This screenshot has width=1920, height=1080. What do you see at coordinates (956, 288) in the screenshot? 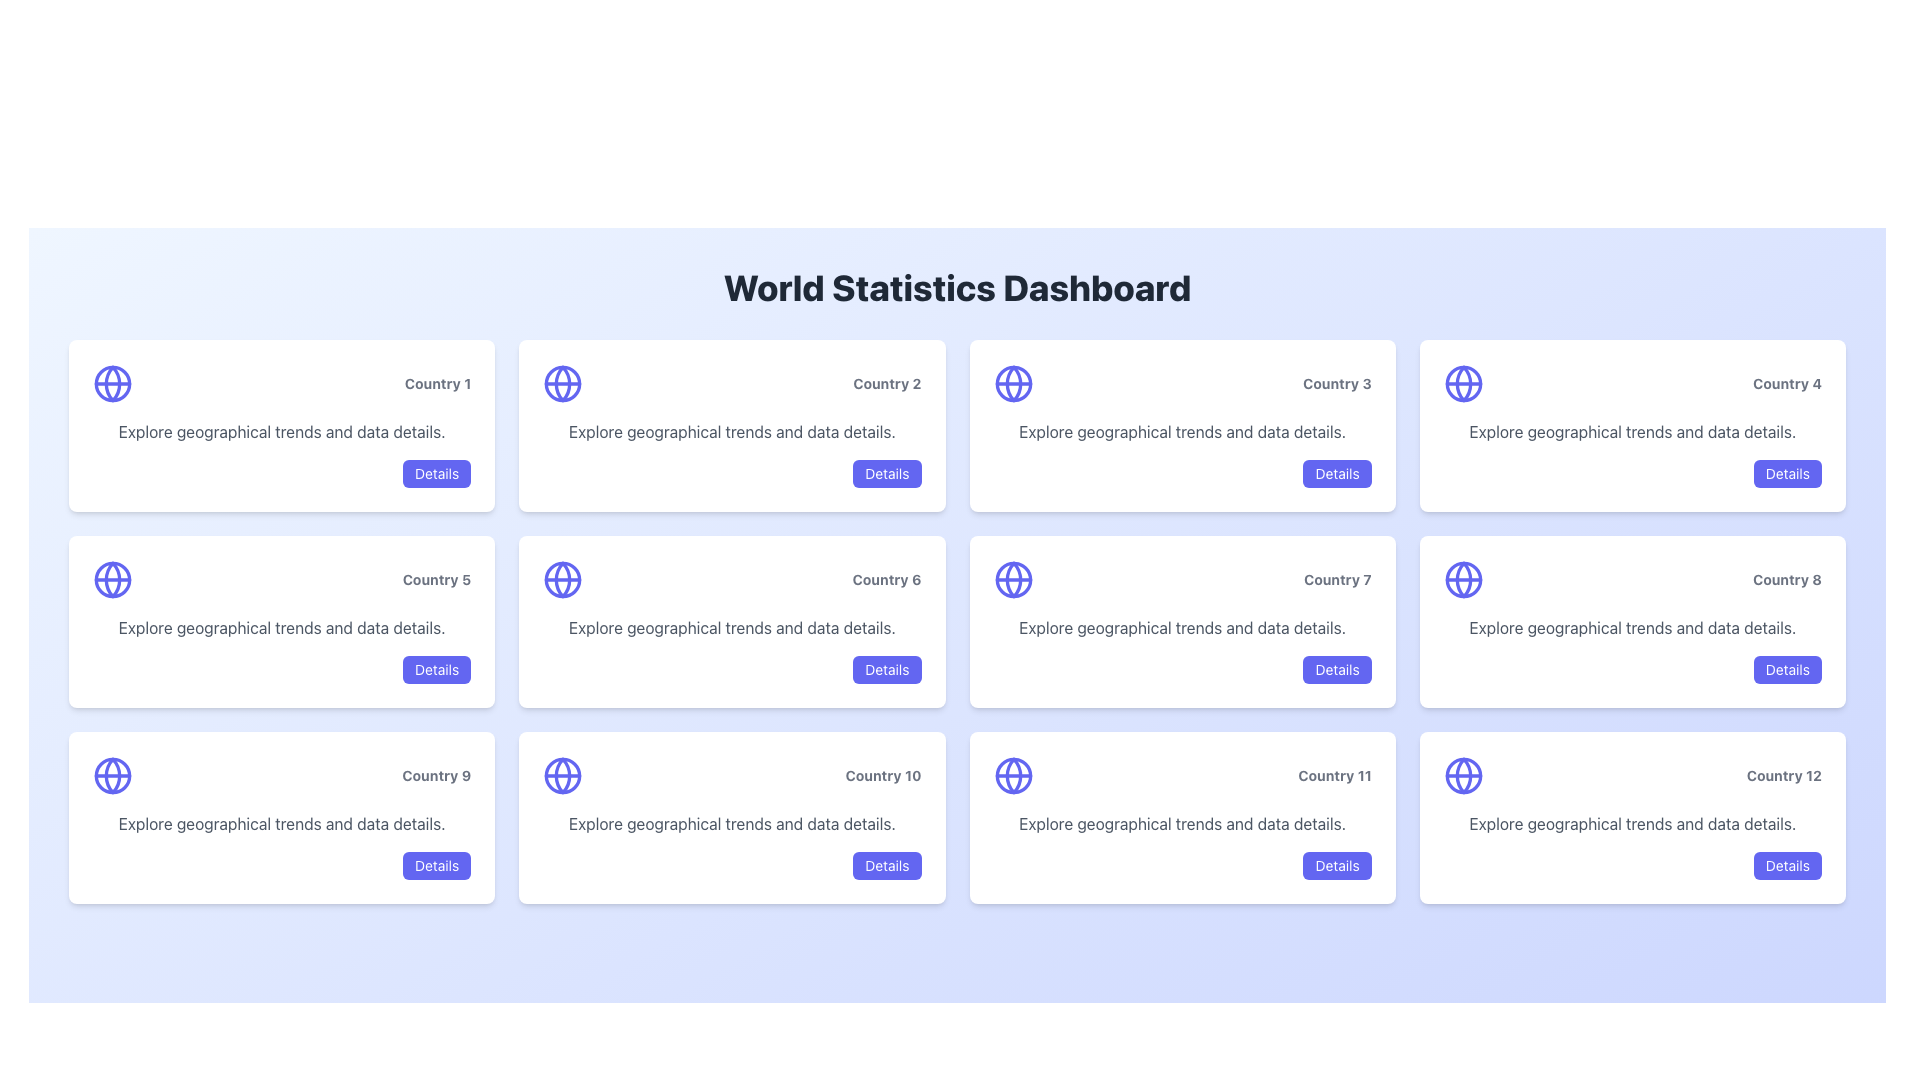
I see `prominently styled text that displays 'World Statistics Dashboard' to understand the purpose of the page` at bounding box center [956, 288].